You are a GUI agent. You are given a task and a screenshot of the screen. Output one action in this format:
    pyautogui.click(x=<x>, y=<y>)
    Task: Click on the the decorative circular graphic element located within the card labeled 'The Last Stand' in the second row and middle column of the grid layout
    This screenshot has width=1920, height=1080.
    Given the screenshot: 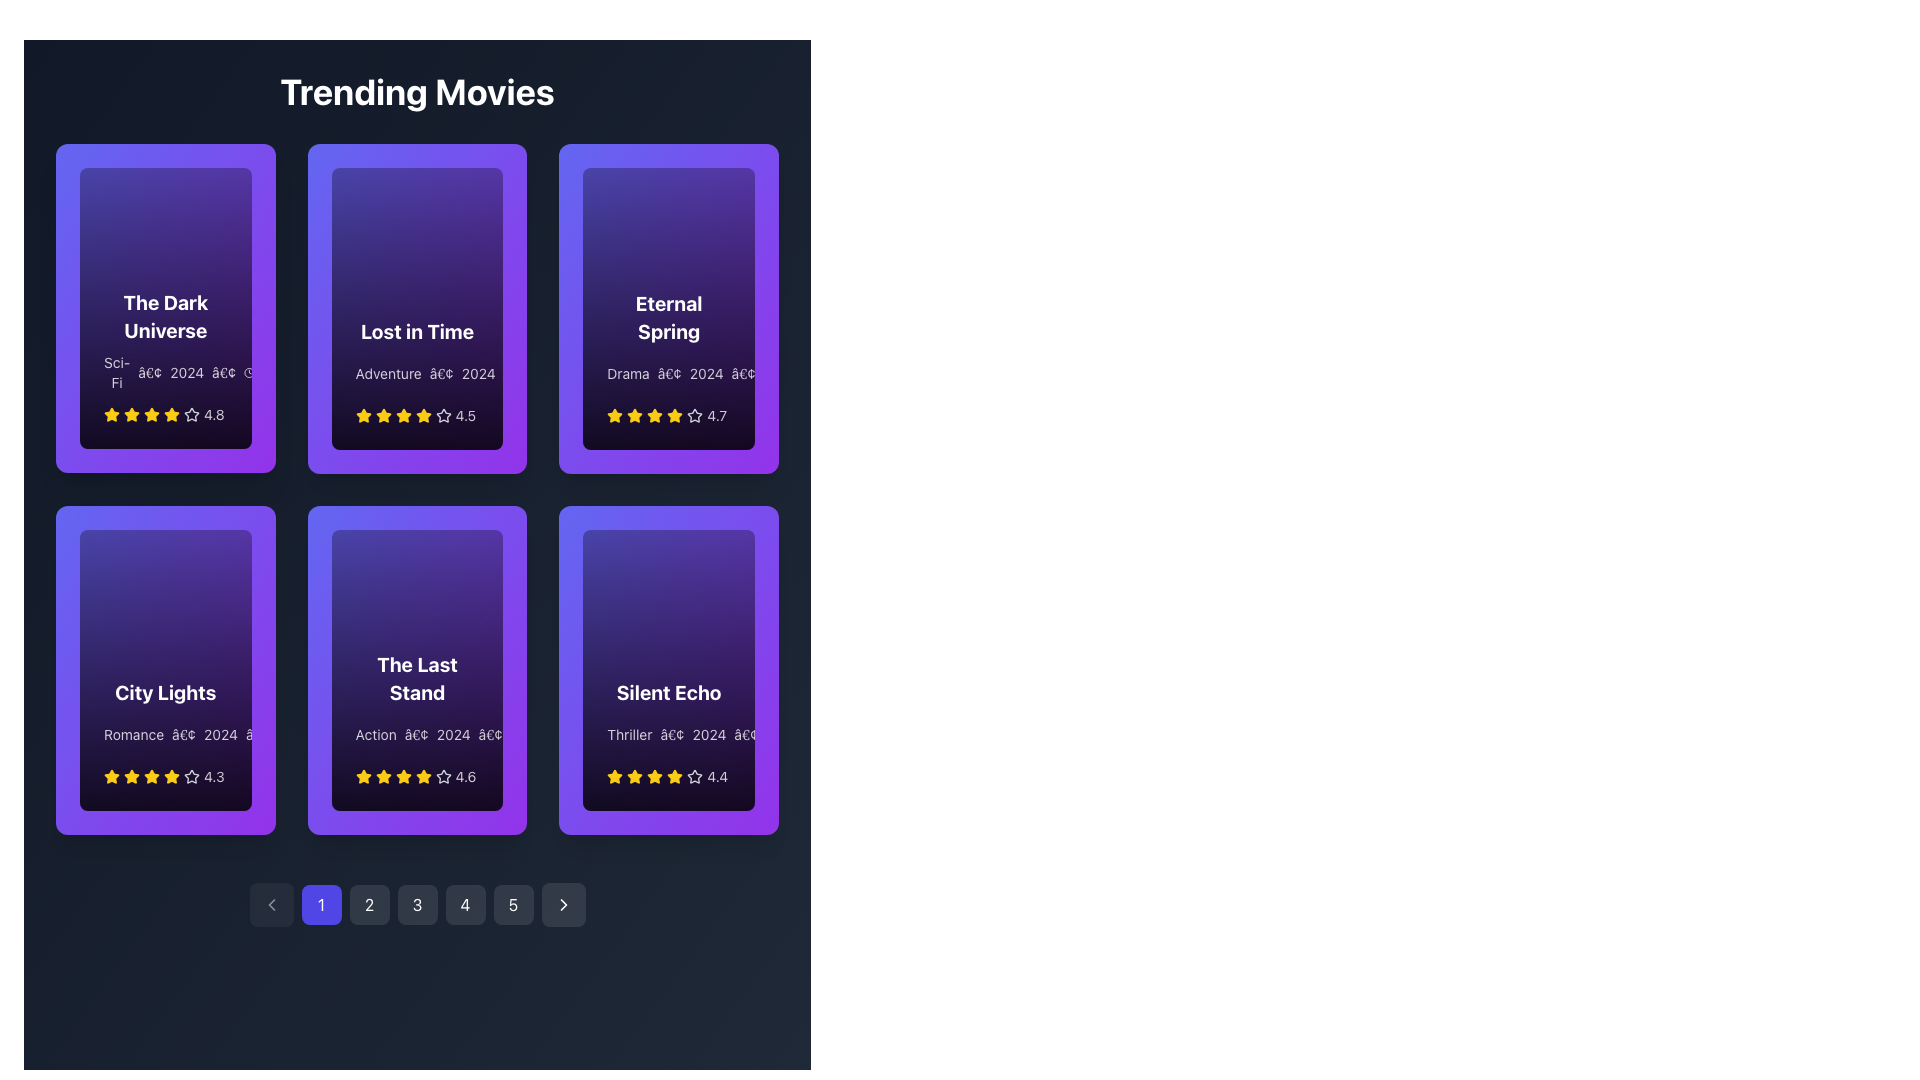 What is the action you would take?
    pyautogui.click(x=456, y=547)
    